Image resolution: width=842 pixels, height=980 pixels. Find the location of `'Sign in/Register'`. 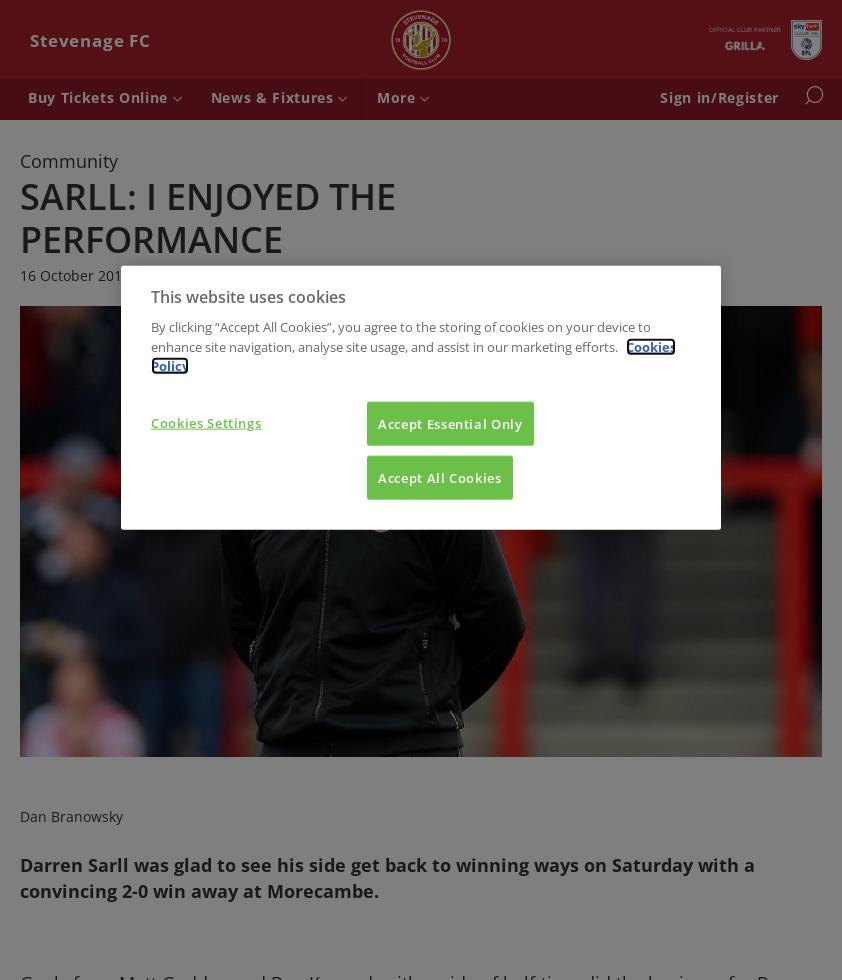

'Sign in/Register' is located at coordinates (719, 97).